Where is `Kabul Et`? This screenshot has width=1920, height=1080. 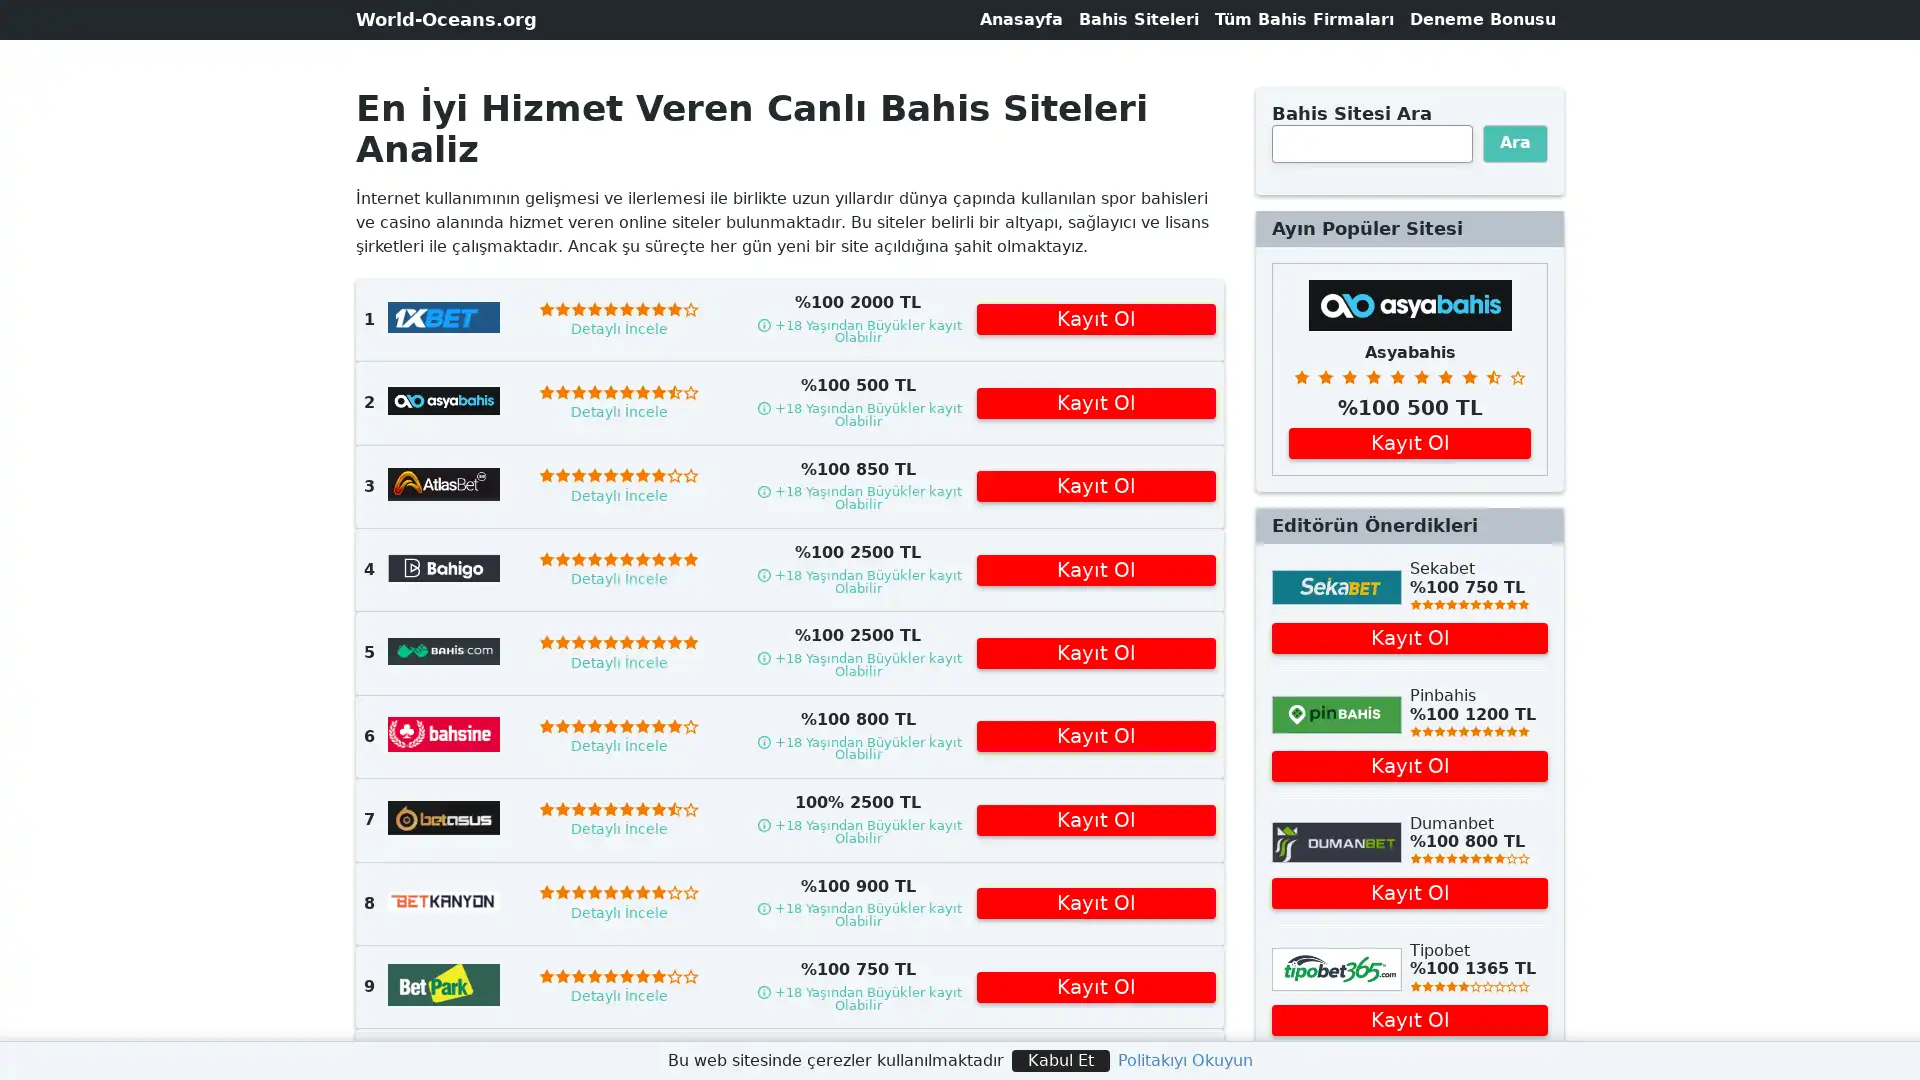 Kabul Et is located at coordinates (1059, 1059).